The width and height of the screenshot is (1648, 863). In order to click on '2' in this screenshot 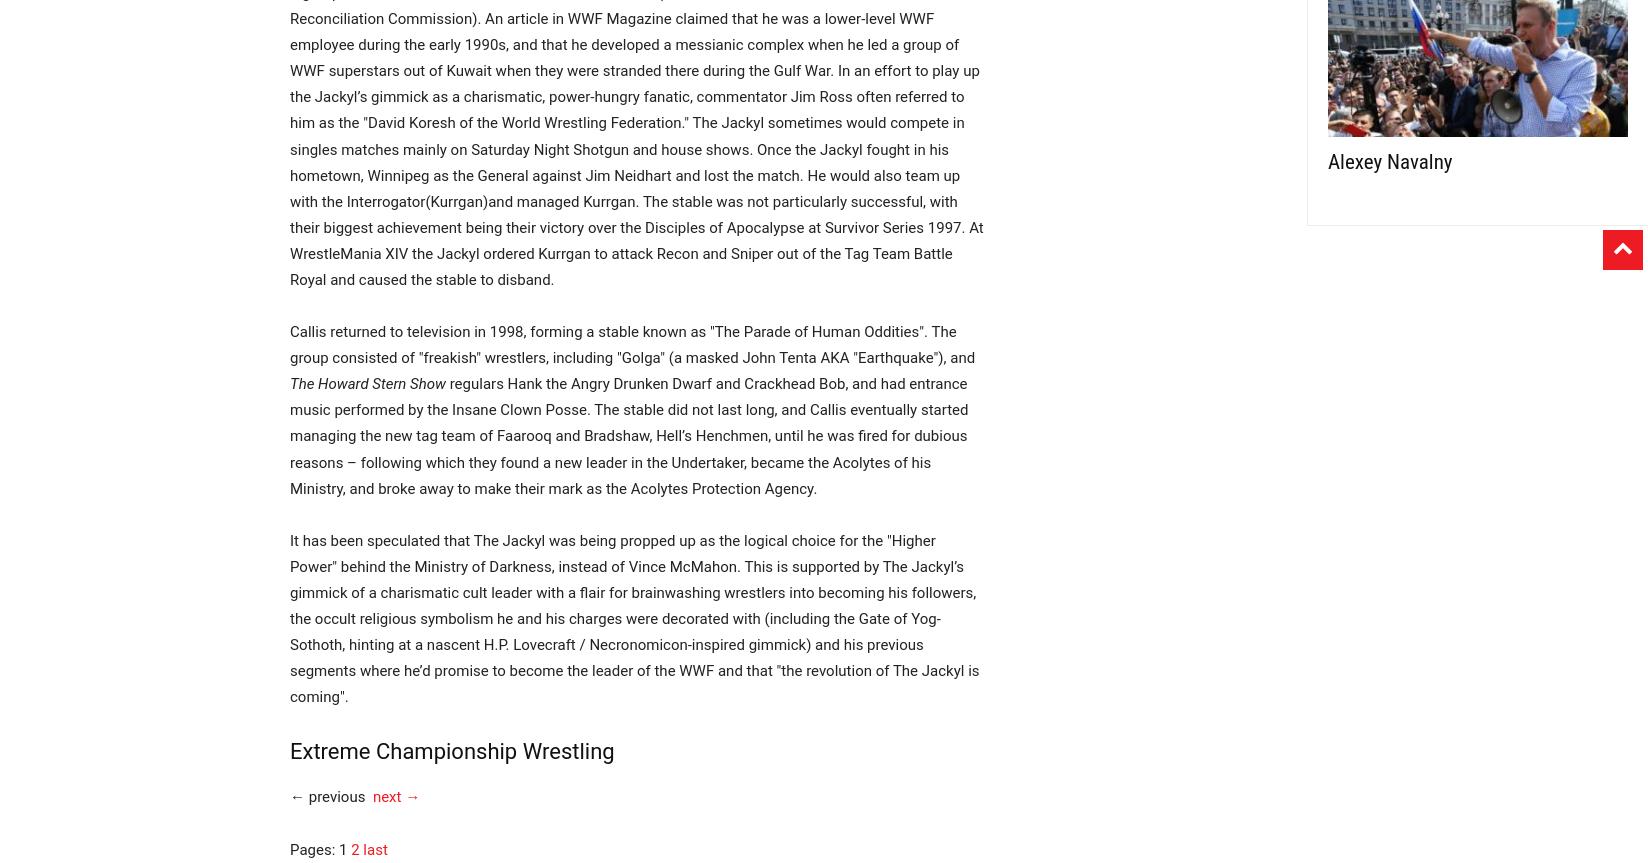, I will do `click(353, 848)`.